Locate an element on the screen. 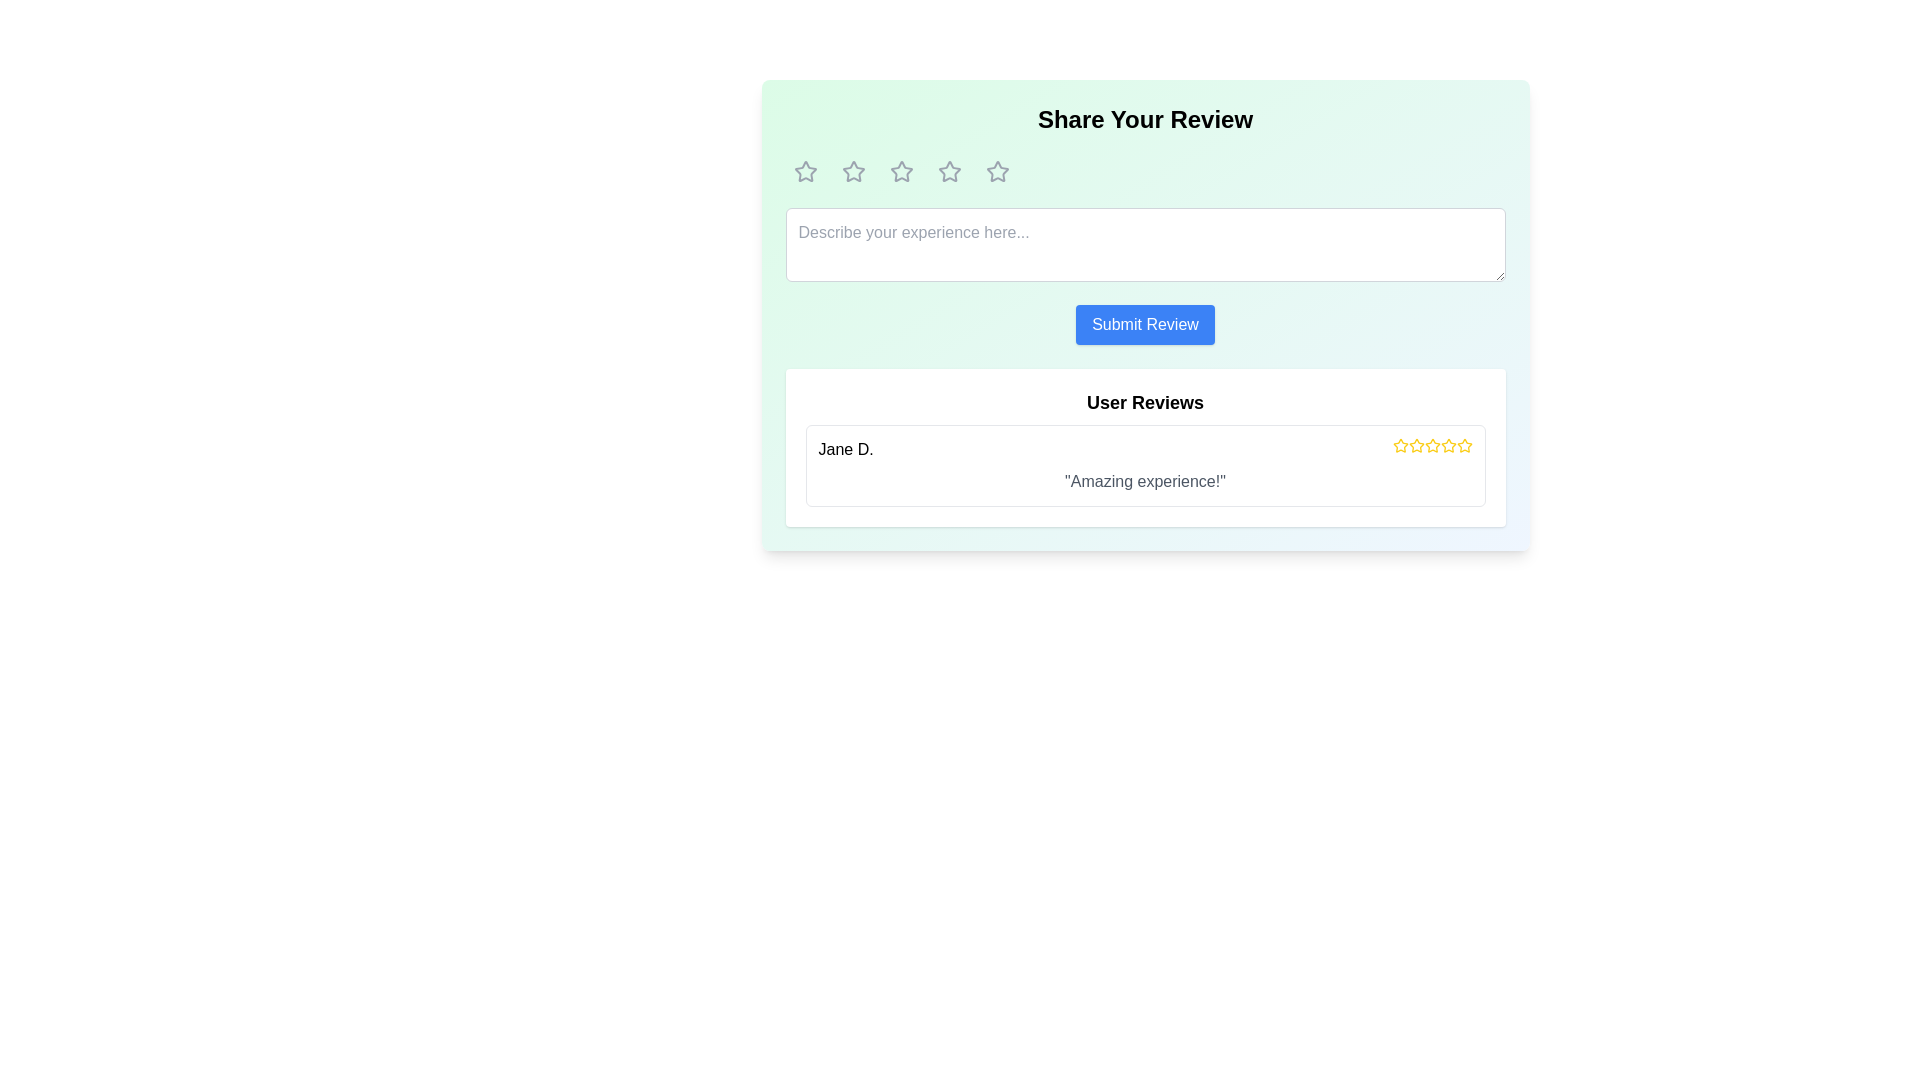 This screenshot has height=1080, width=1920. the text display that reads 'Amazing experience!' located below the name 'Jane D.' in the user review section is located at coordinates (1145, 482).